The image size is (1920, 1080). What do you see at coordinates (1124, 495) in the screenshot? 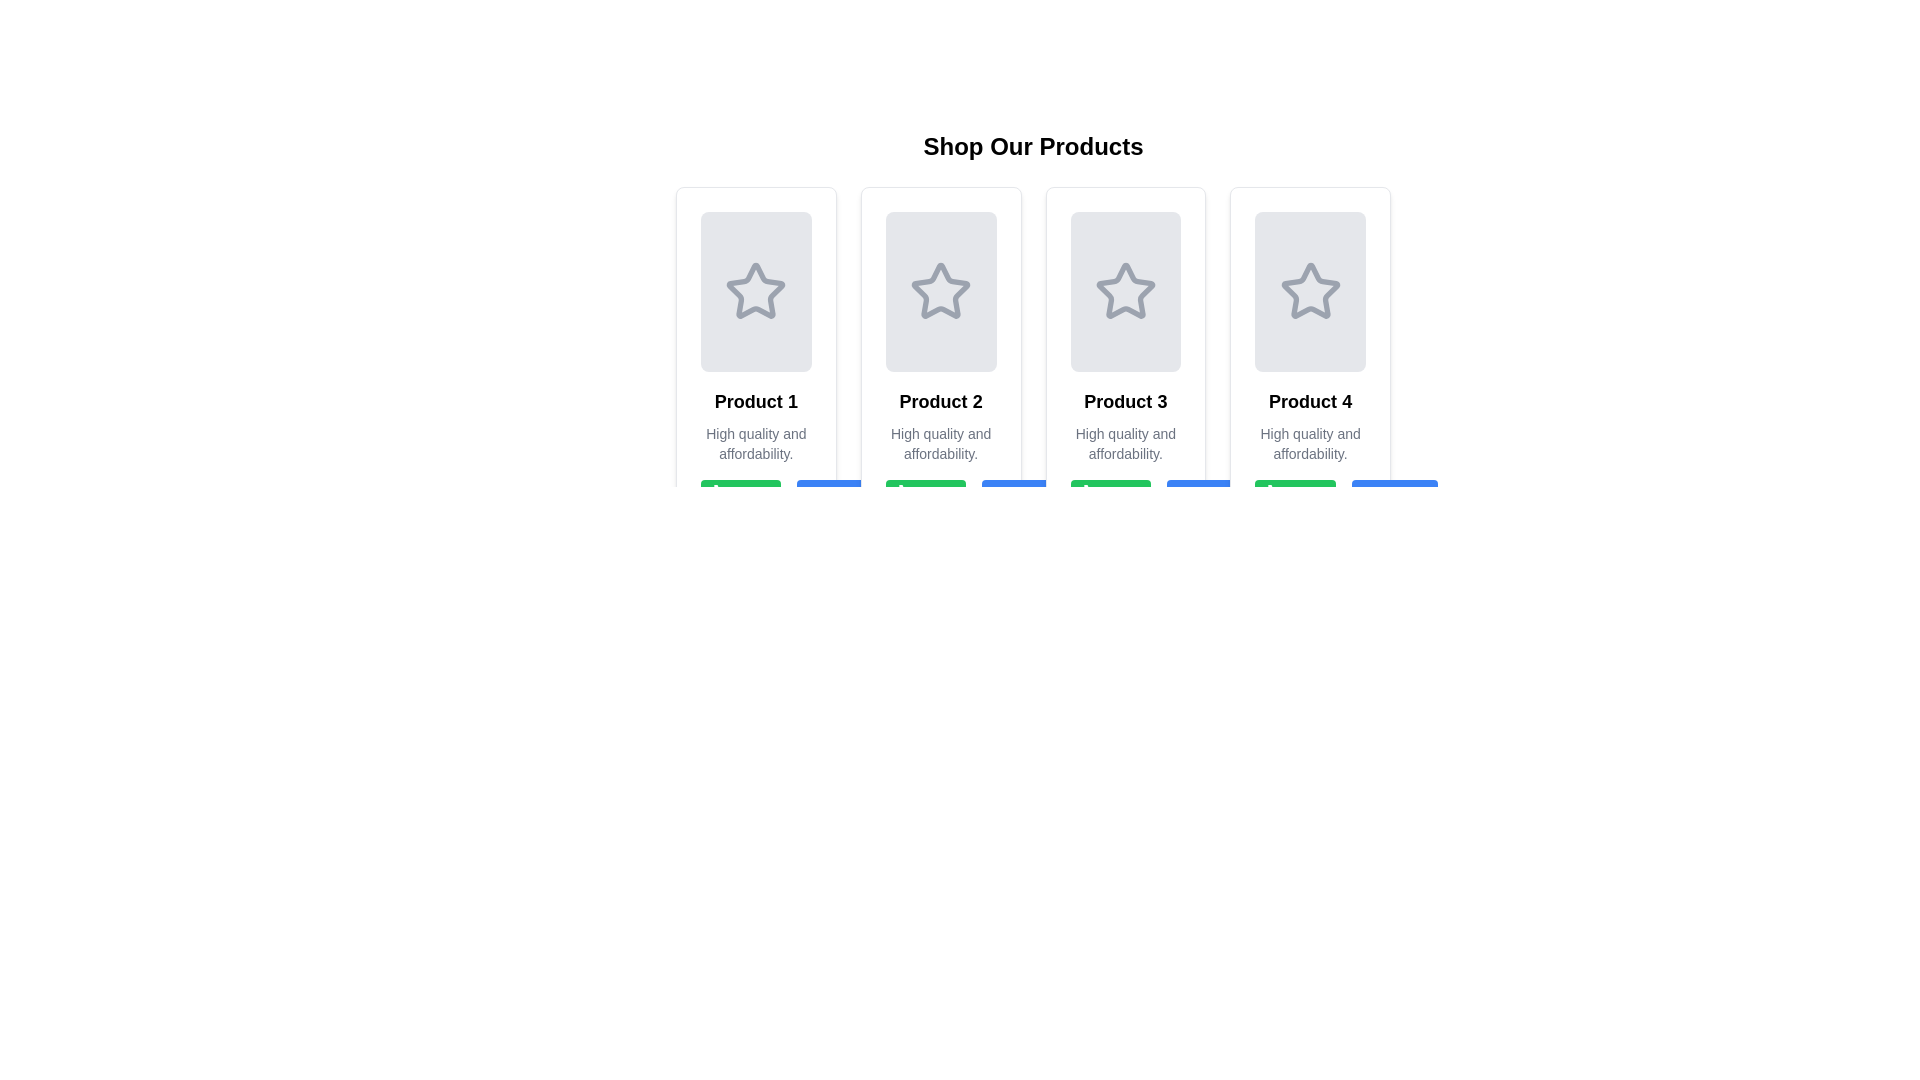
I see `the 'Add' text label located within the green button with a shopping cart icon, positioned below the third product card labeled 'Product 3'` at bounding box center [1124, 495].